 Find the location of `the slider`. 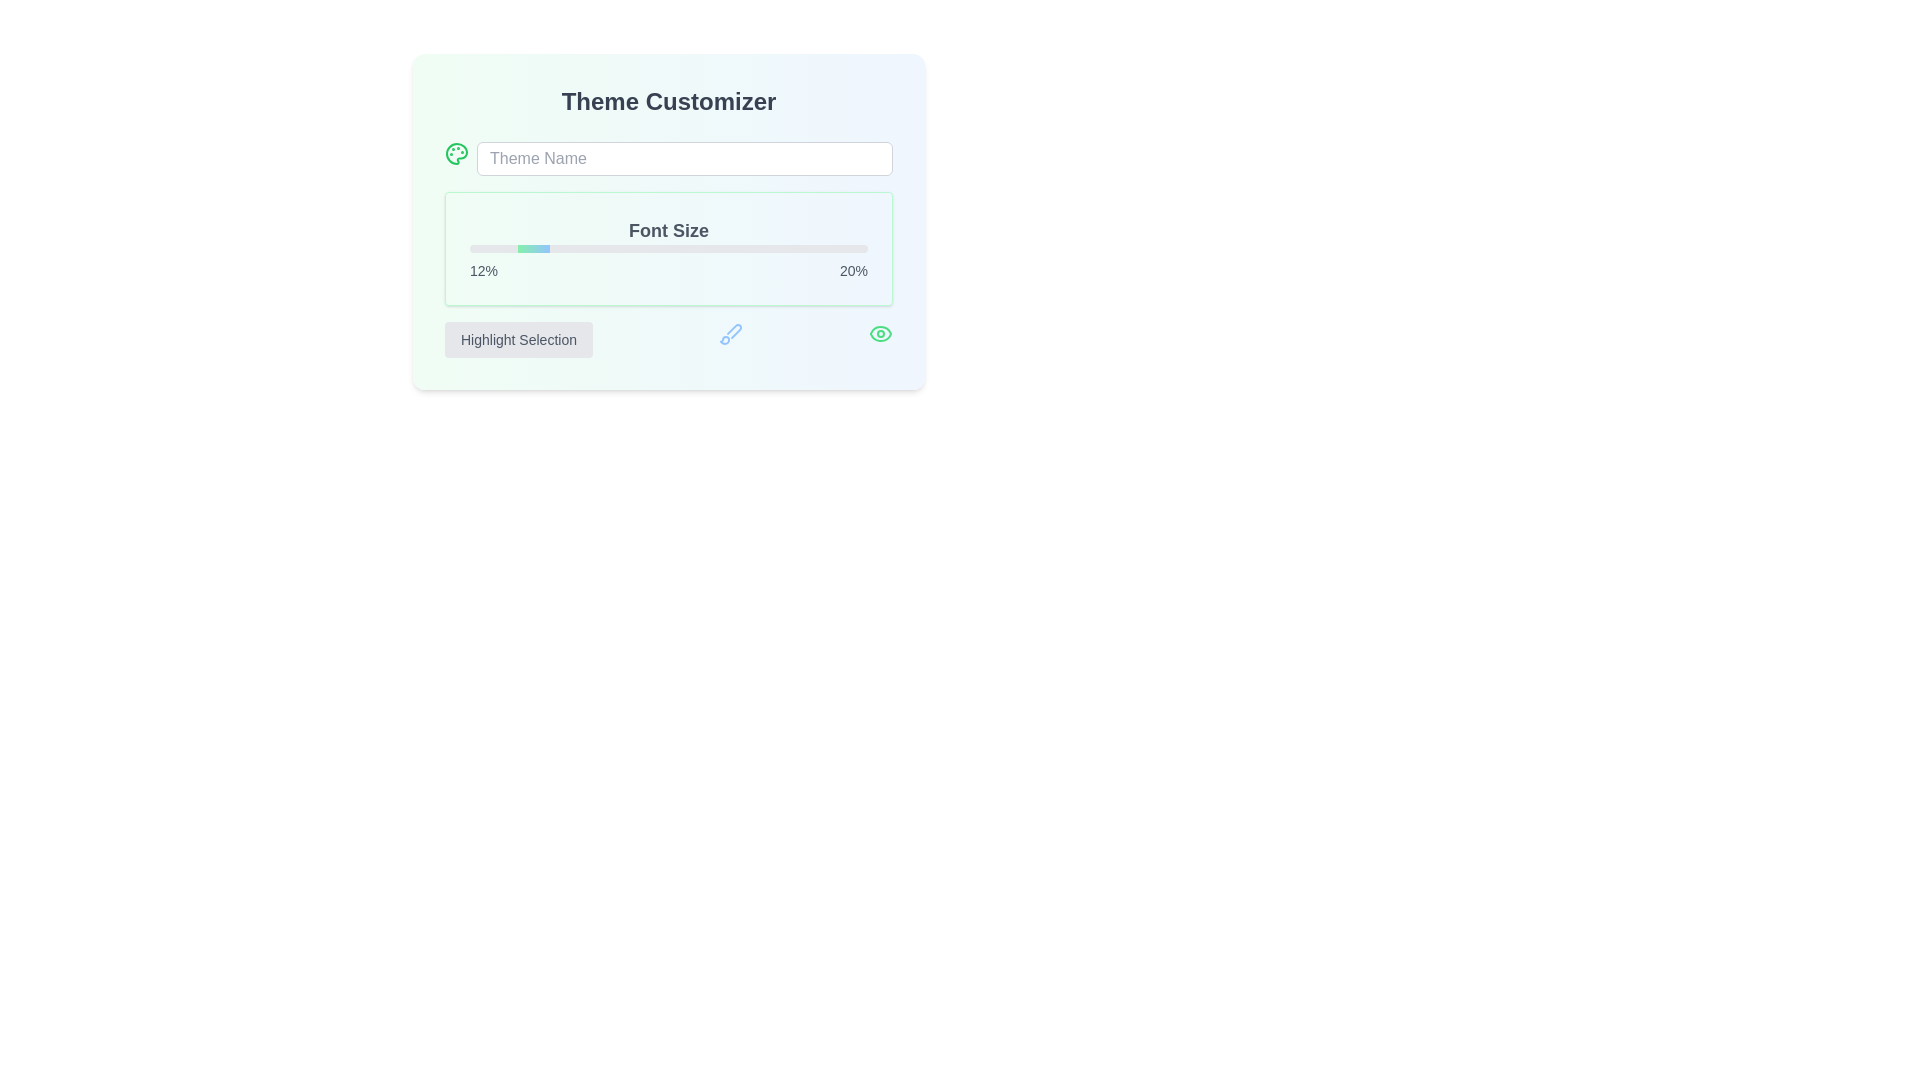

the slider is located at coordinates (672, 248).